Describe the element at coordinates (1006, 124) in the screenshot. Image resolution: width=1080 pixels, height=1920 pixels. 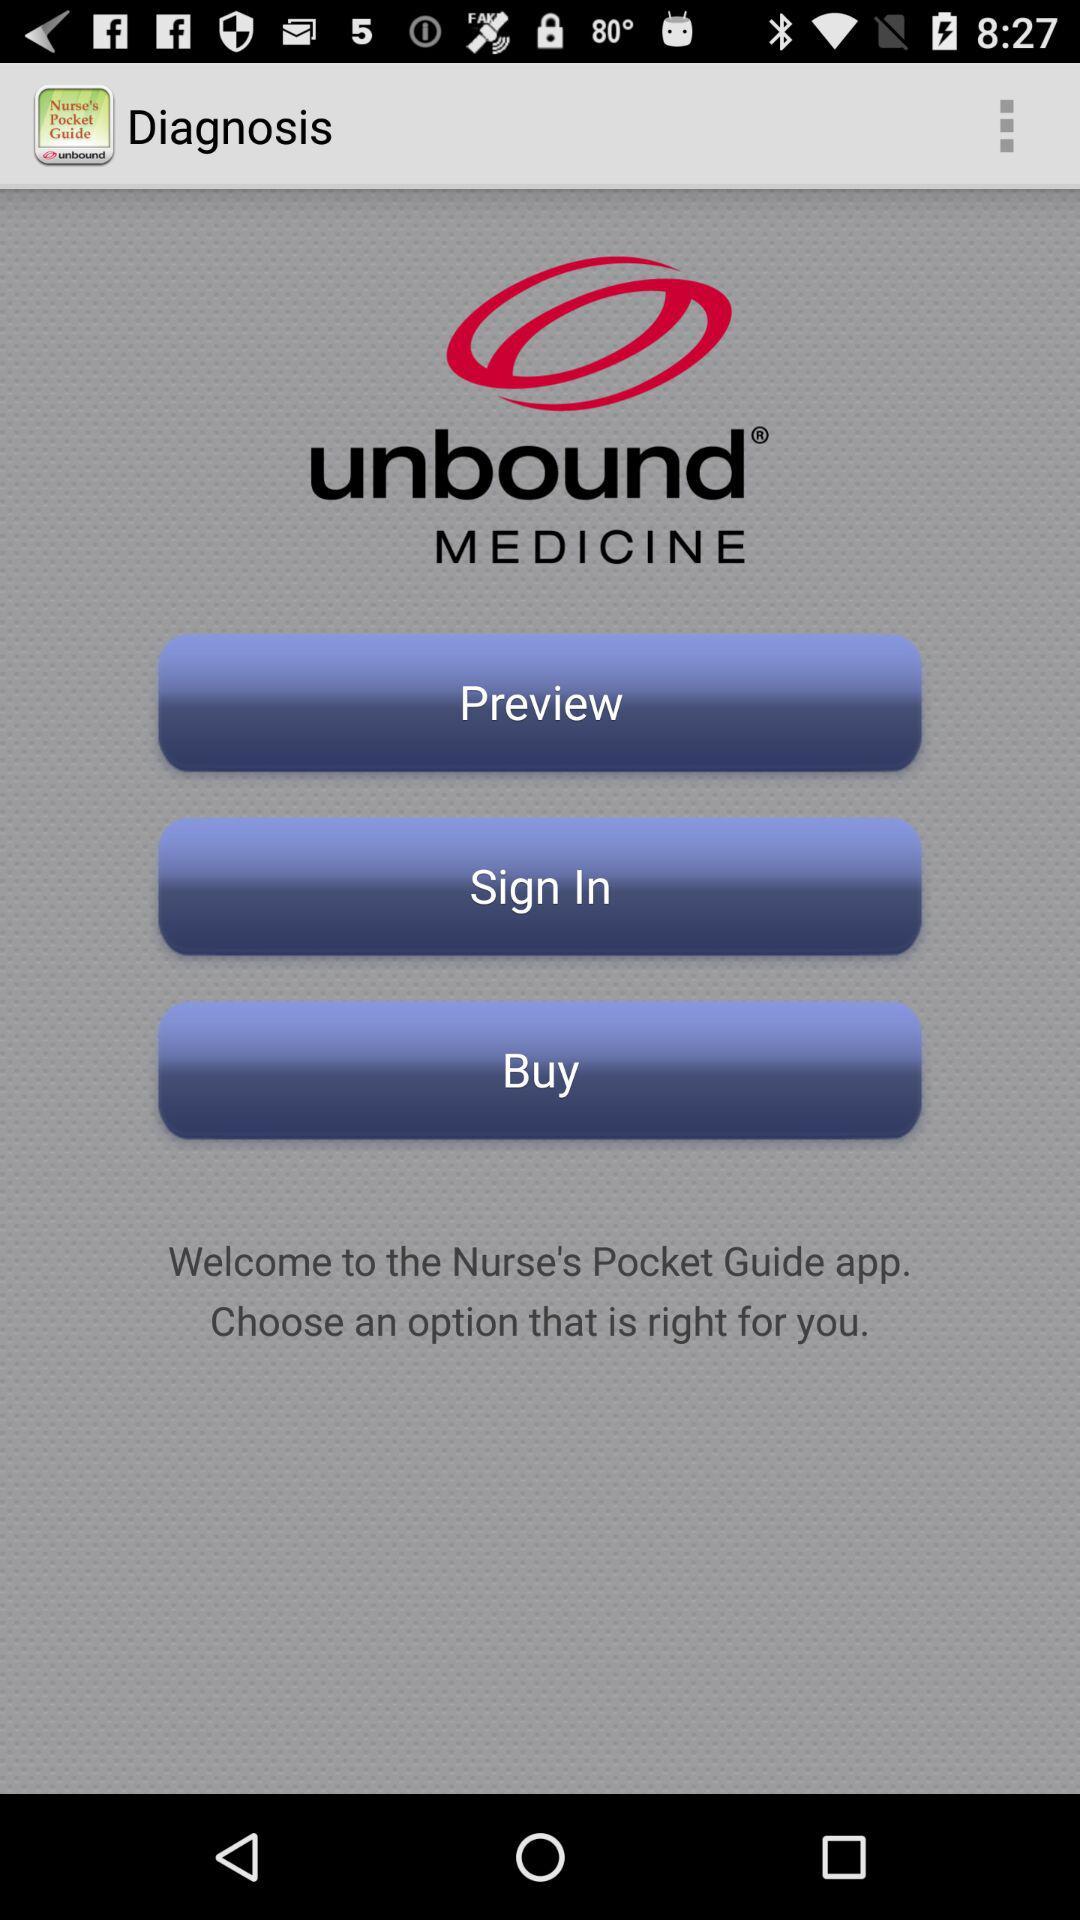
I see `icon above the preview item` at that location.